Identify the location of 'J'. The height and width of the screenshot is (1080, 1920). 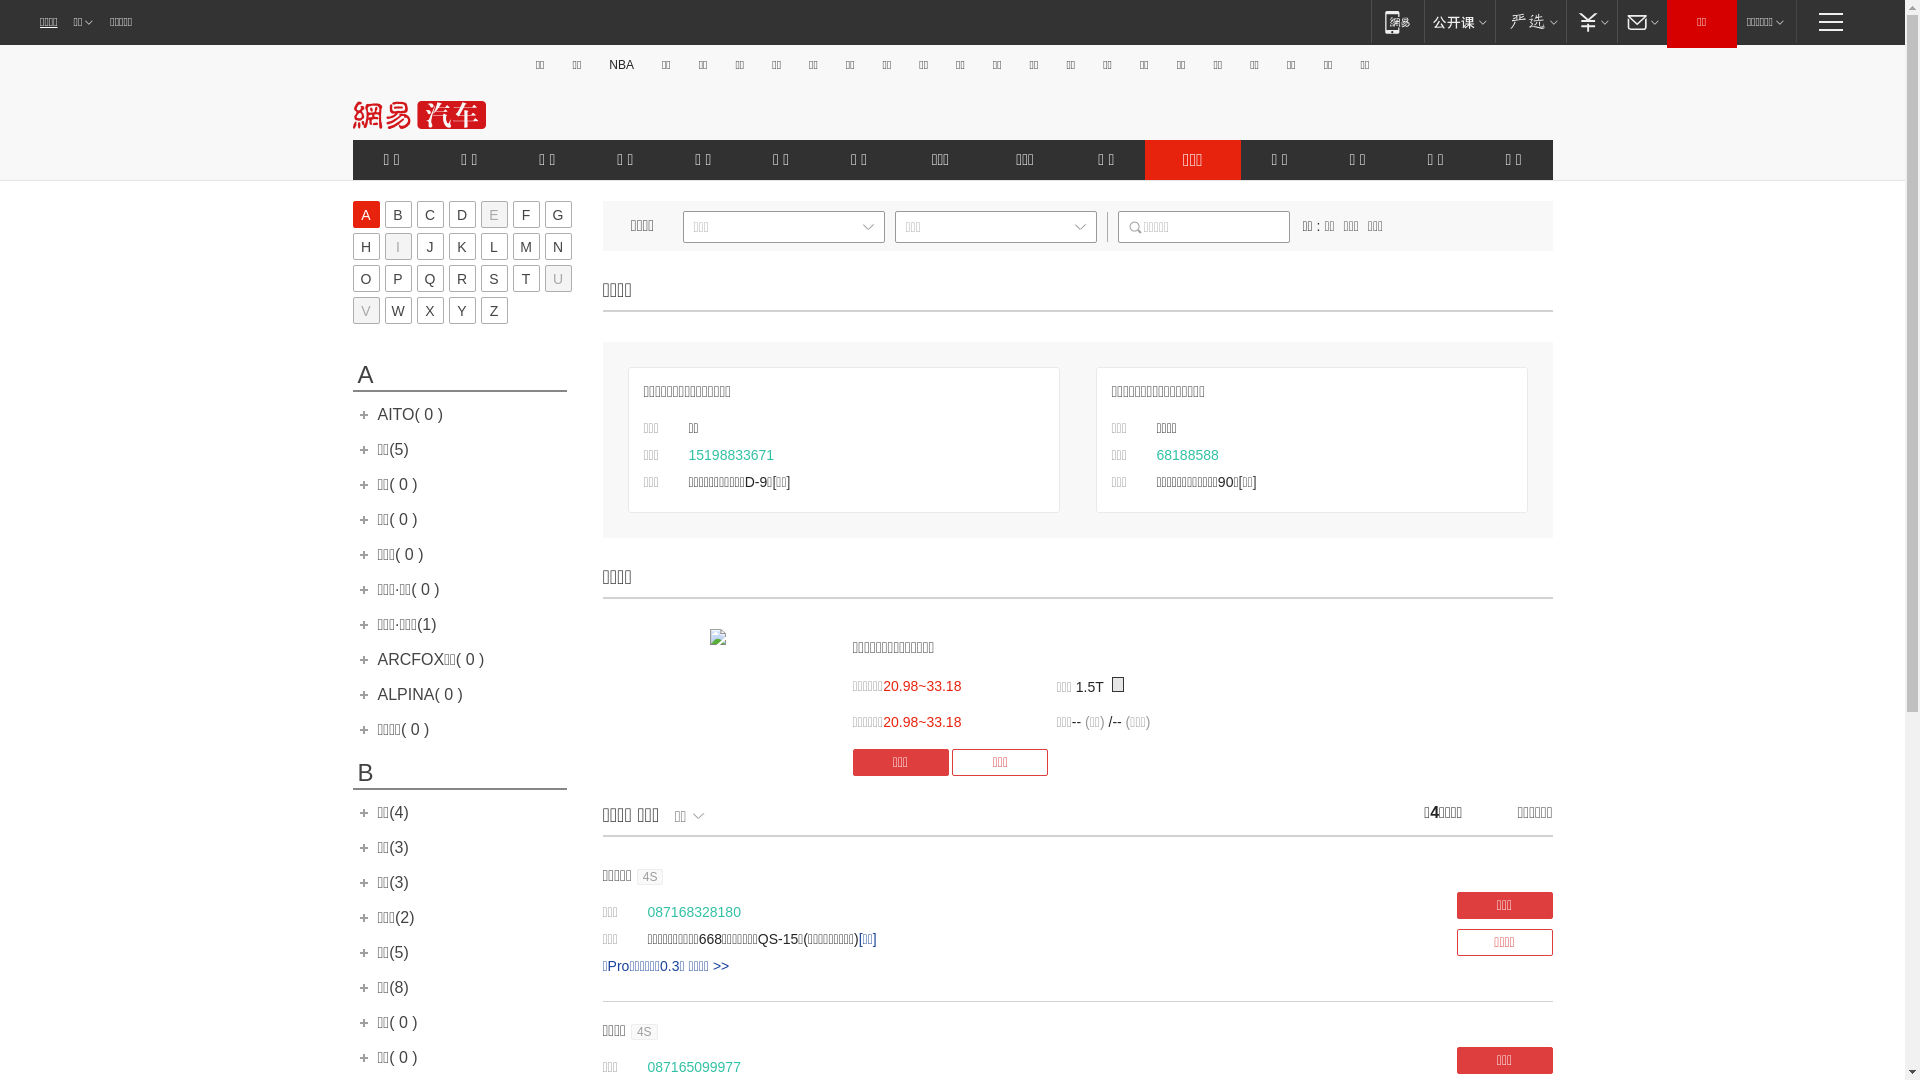
(428, 245).